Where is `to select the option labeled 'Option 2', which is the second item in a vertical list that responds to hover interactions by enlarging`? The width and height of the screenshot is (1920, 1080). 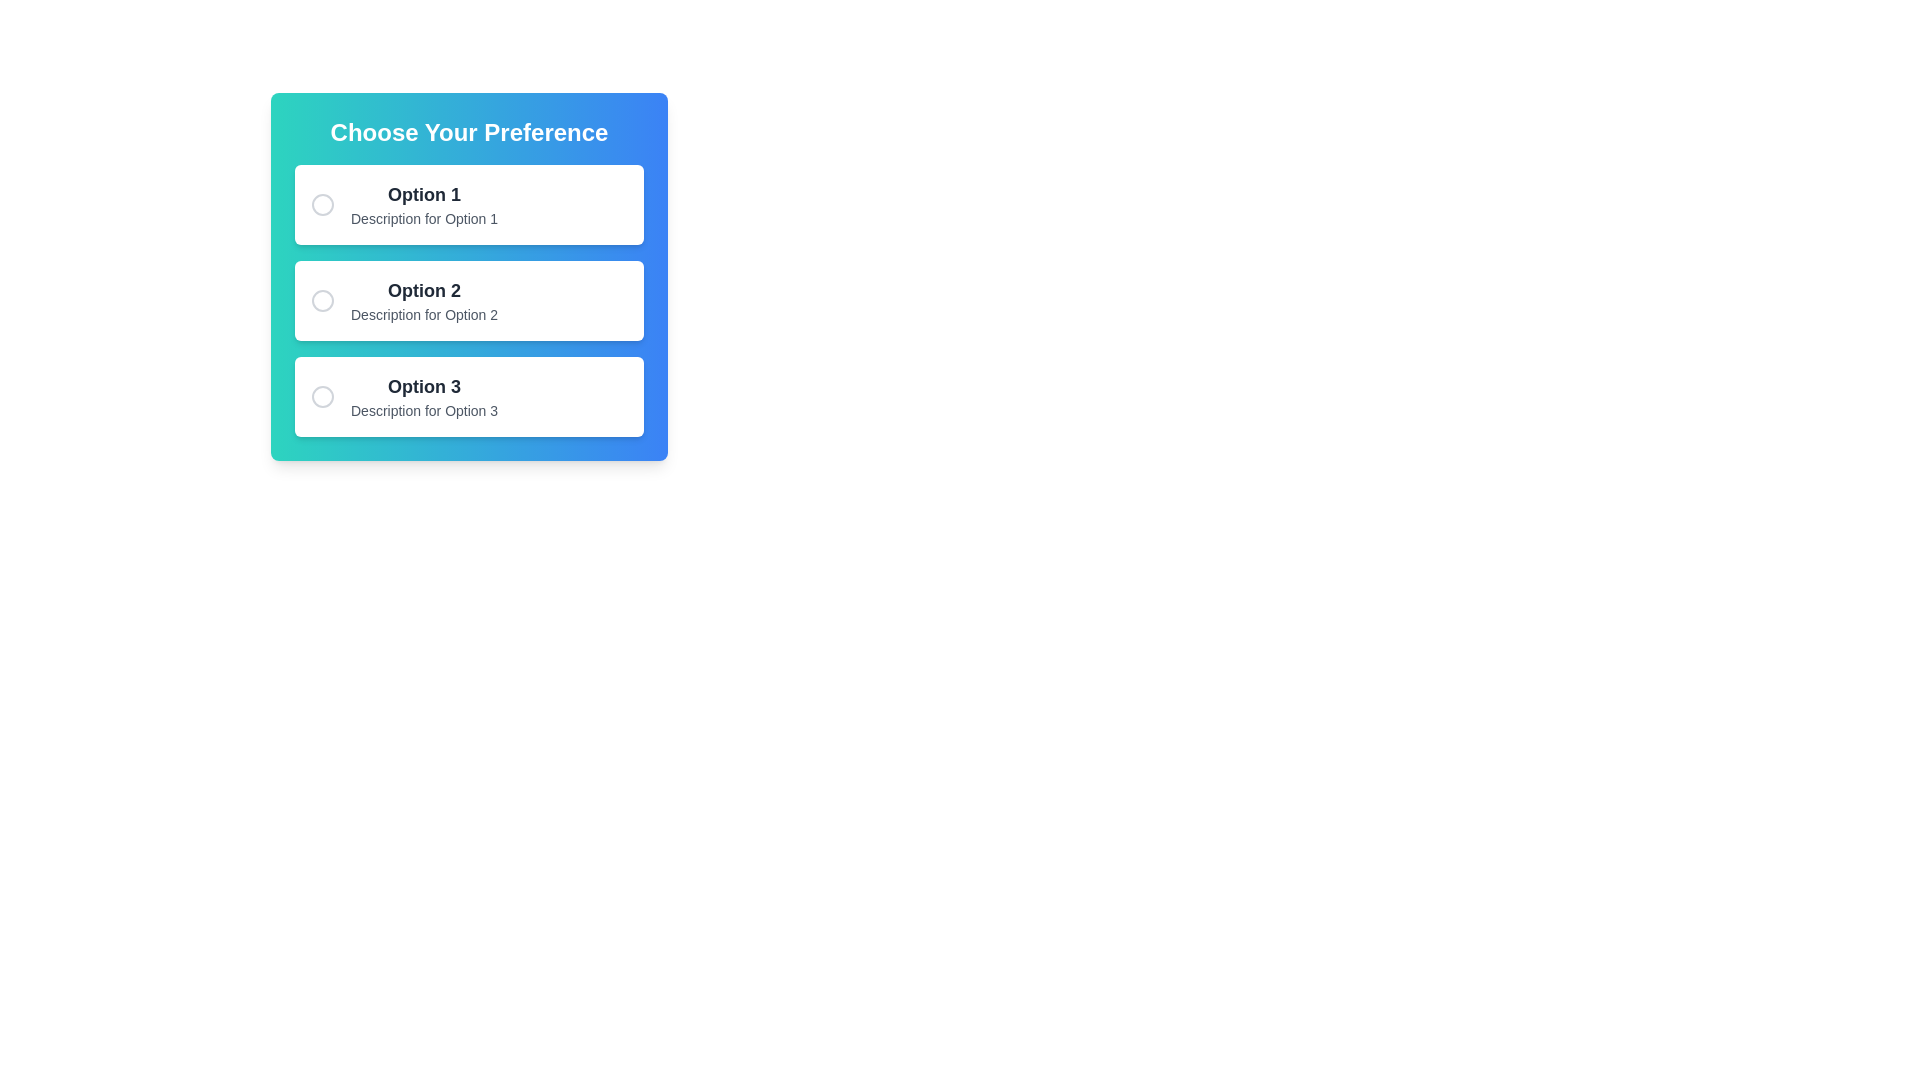 to select the option labeled 'Option 2', which is the second item in a vertical list that responds to hover interactions by enlarging is located at coordinates (468, 300).